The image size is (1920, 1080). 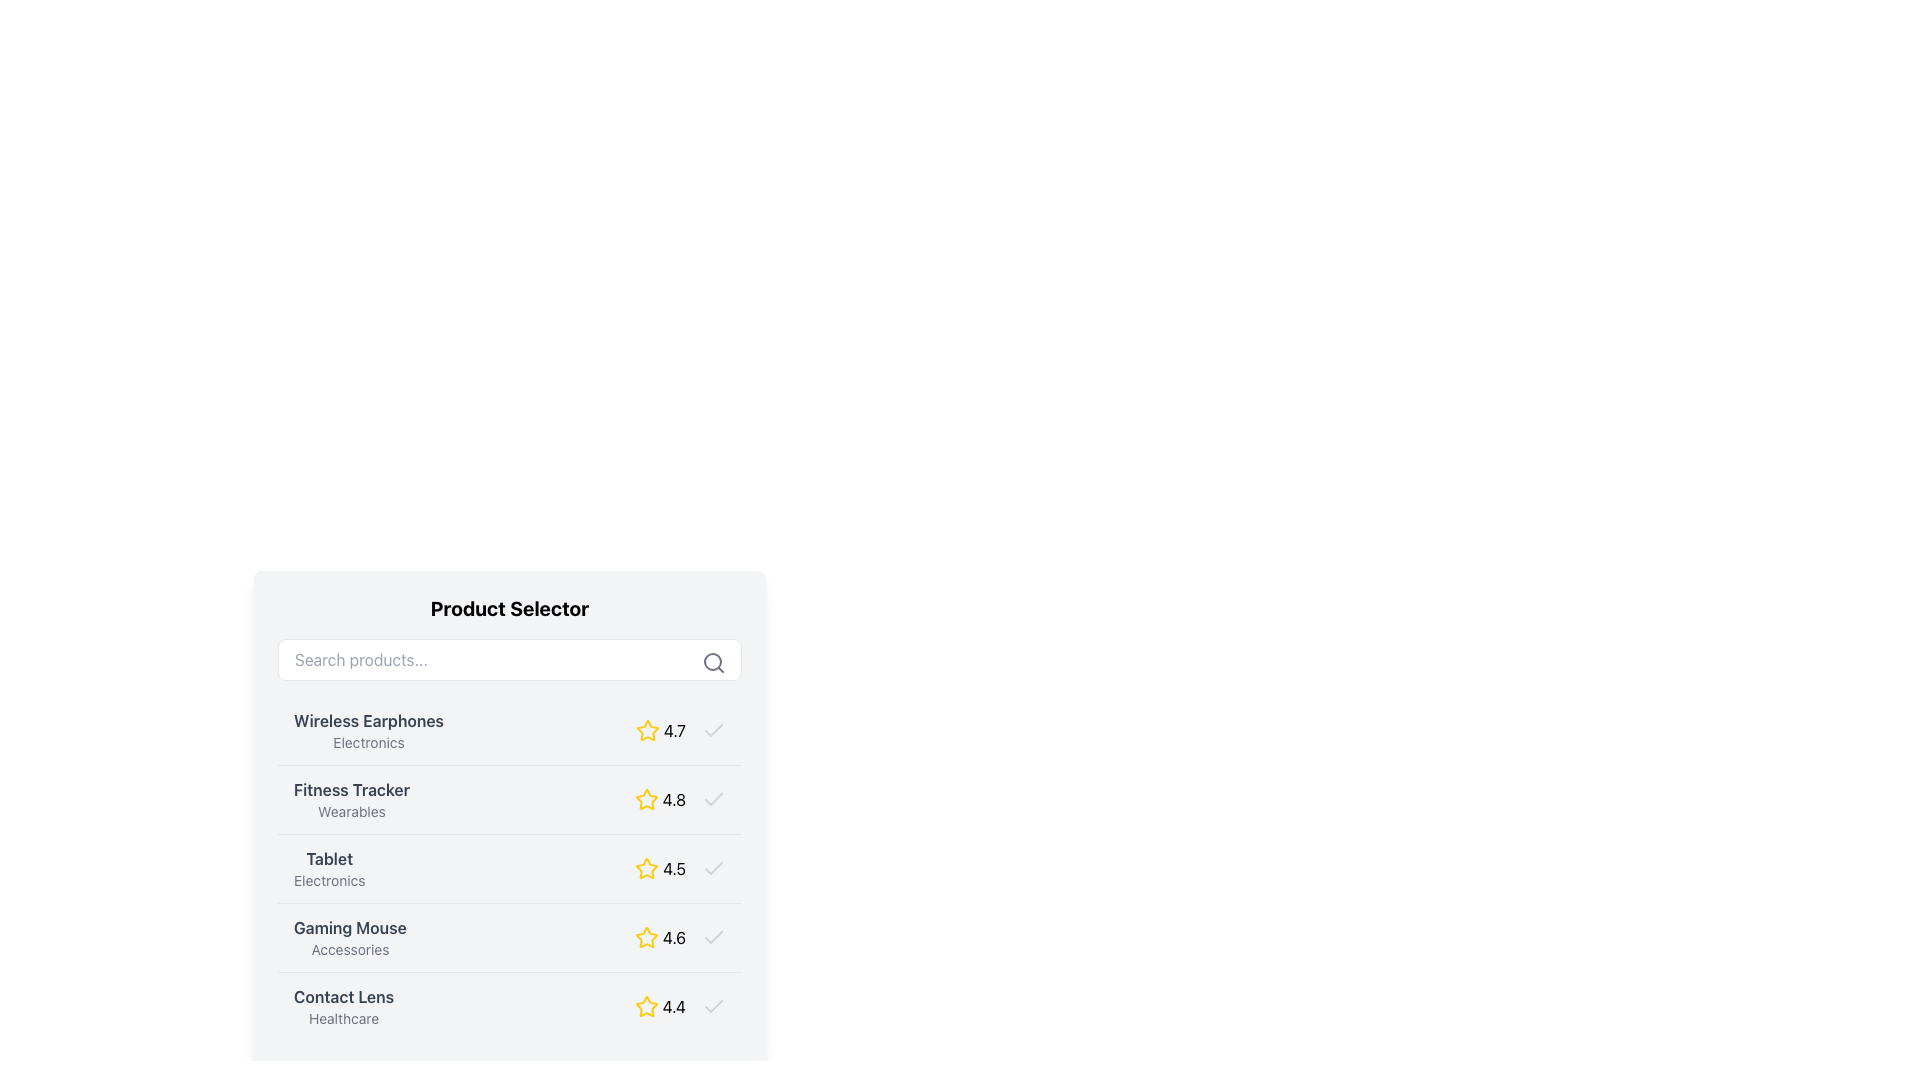 I want to click on the star icon representing the rating of the 'Tablet' product, which is located in the third row of the vertical product list next to the rating '4.5', so click(x=647, y=866).